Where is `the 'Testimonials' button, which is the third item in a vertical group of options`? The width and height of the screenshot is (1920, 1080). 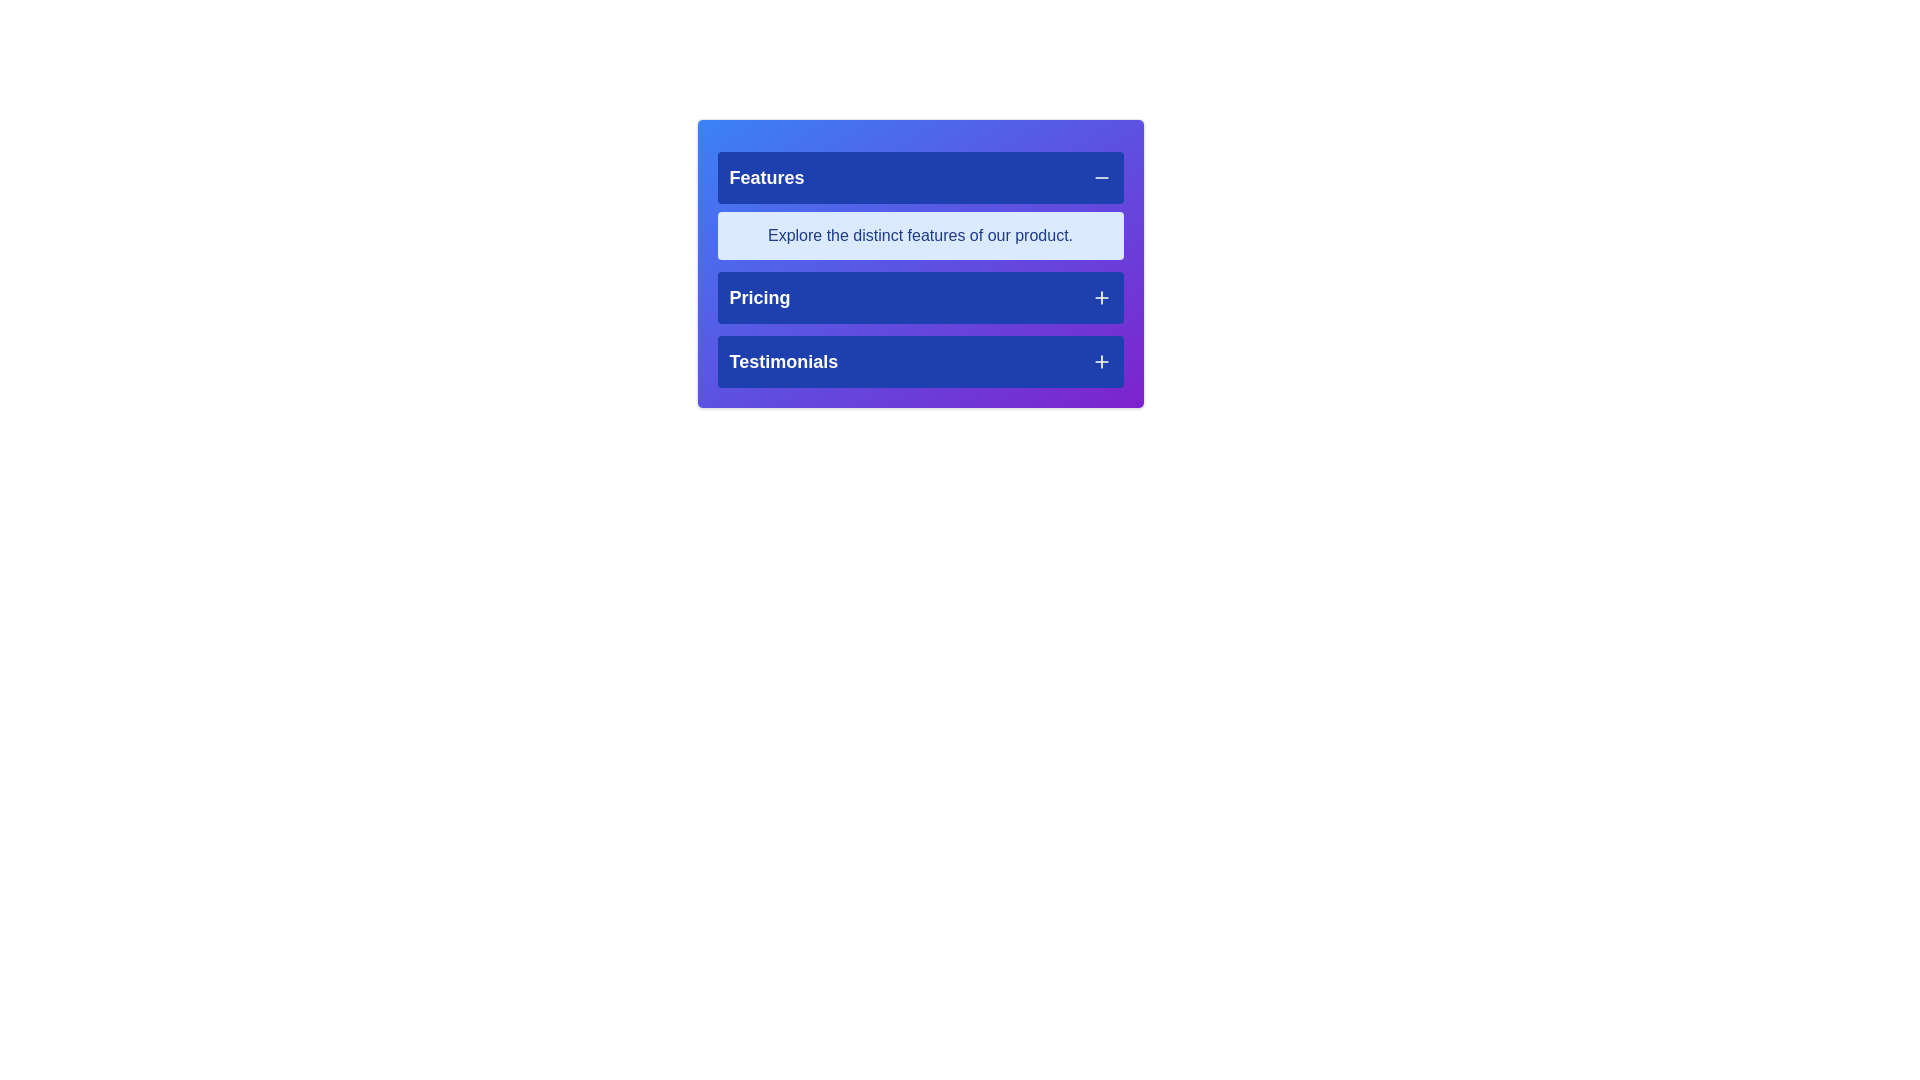 the 'Testimonials' button, which is the third item in a vertical group of options is located at coordinates (919, 362).